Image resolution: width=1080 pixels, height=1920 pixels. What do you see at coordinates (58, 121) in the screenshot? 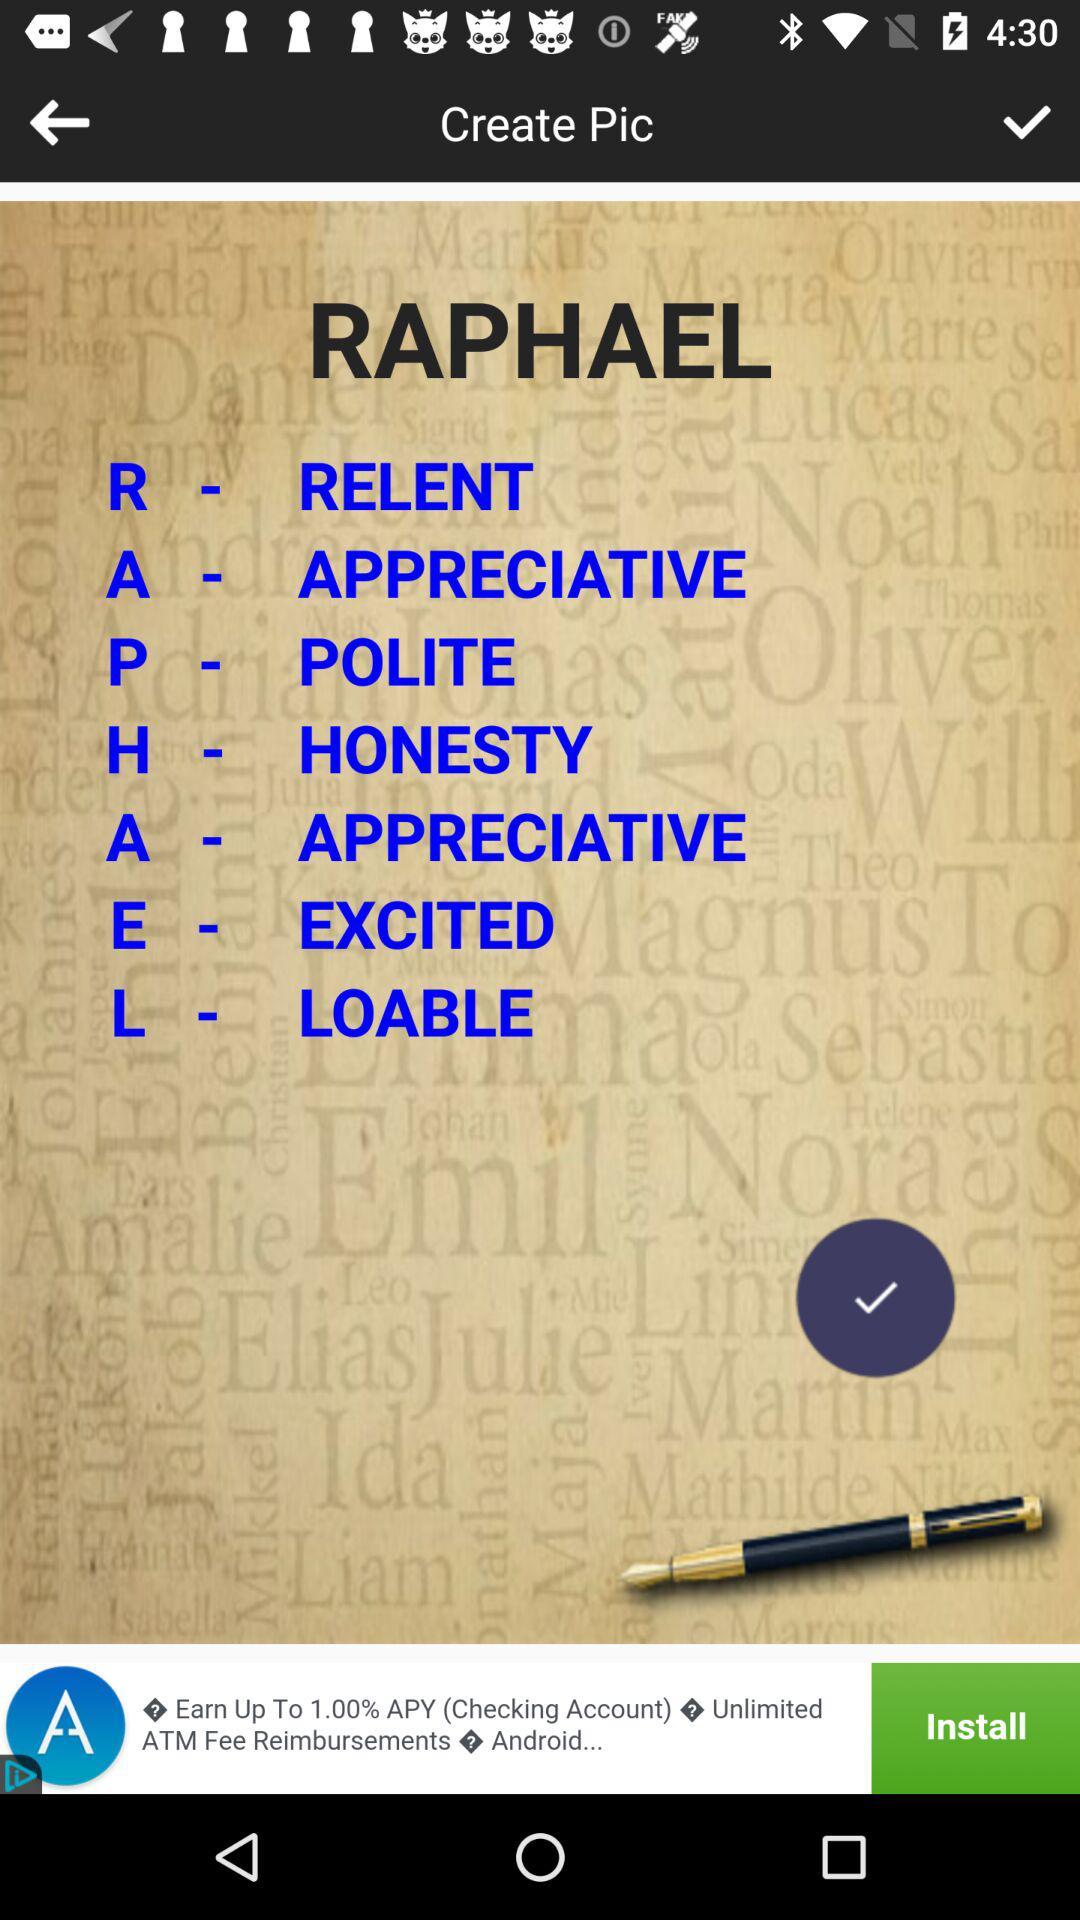
I see `go back` at bounding box center [58, 121].